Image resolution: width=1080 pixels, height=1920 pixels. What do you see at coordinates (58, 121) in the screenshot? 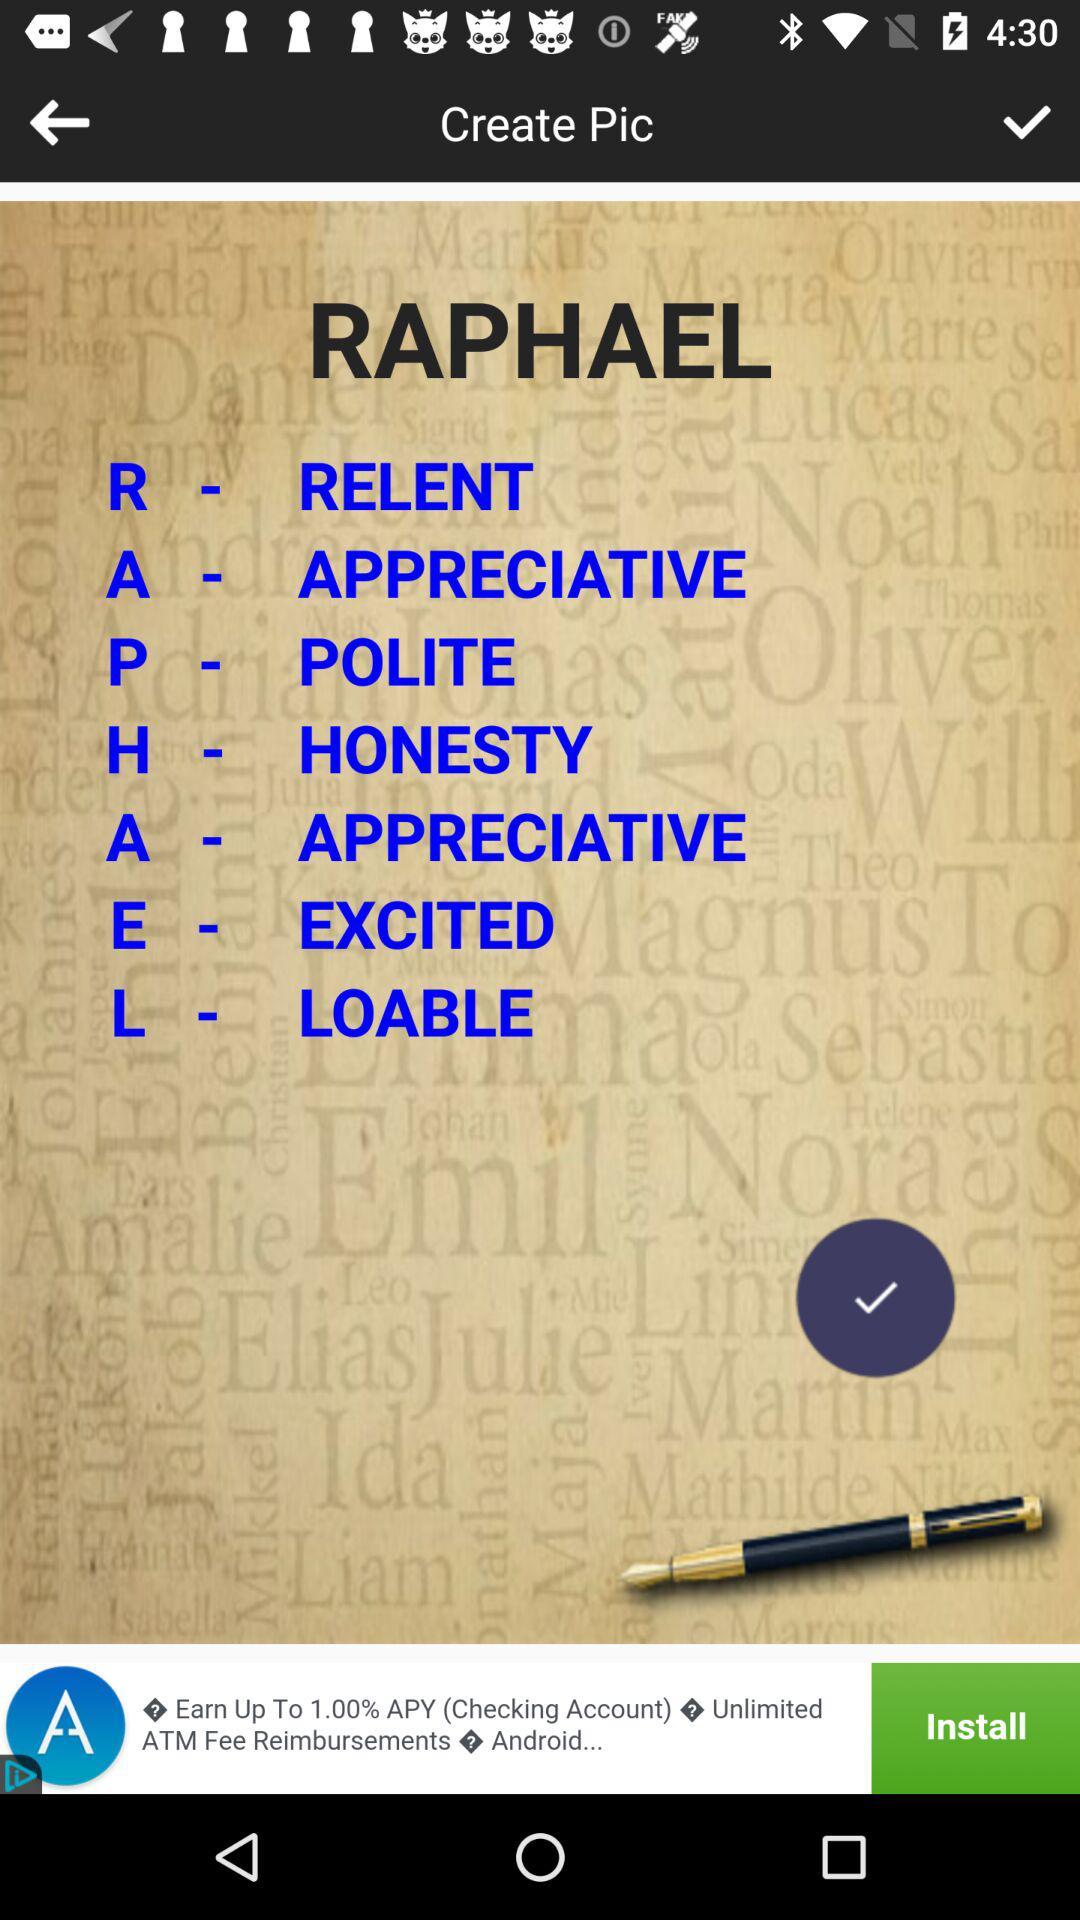
I see `go back` at bounding box center [58, 121].